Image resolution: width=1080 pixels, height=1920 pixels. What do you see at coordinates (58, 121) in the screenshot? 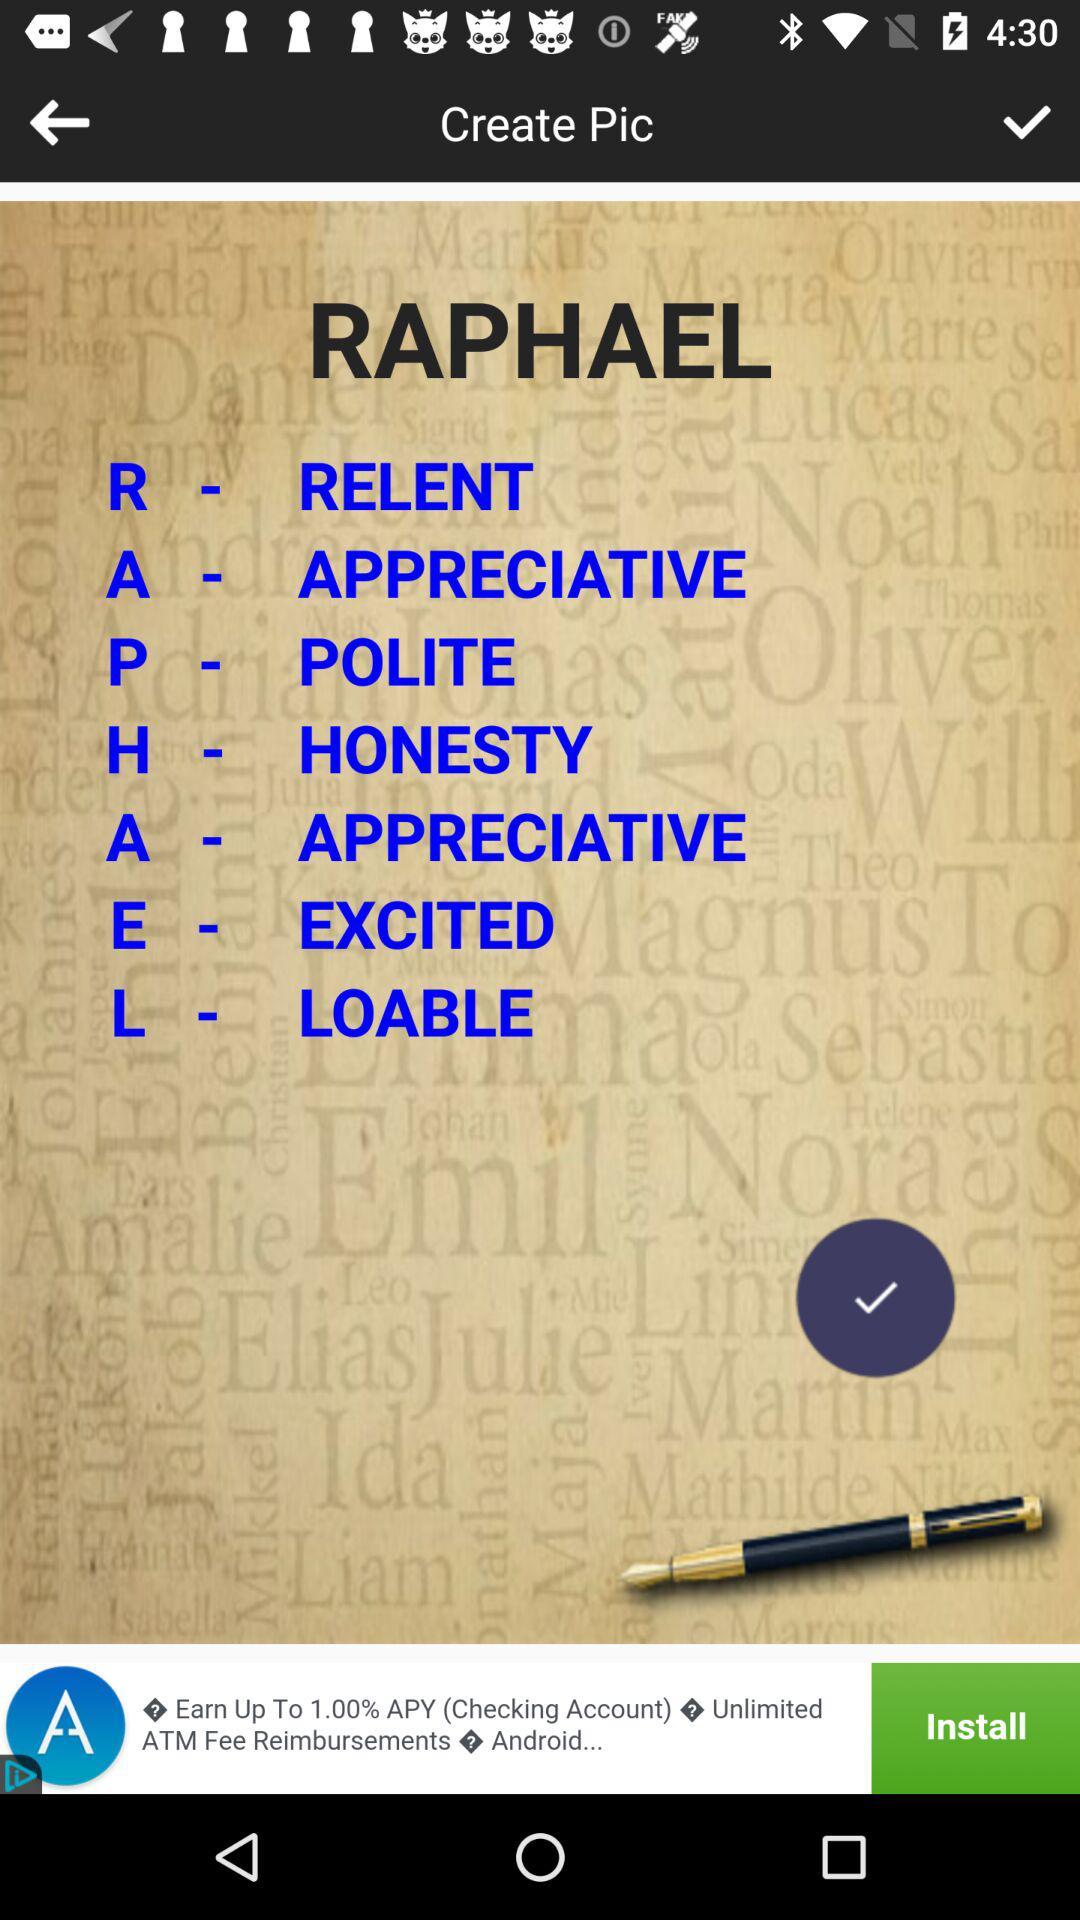
I see `go back` at bounding box center [58, 121].